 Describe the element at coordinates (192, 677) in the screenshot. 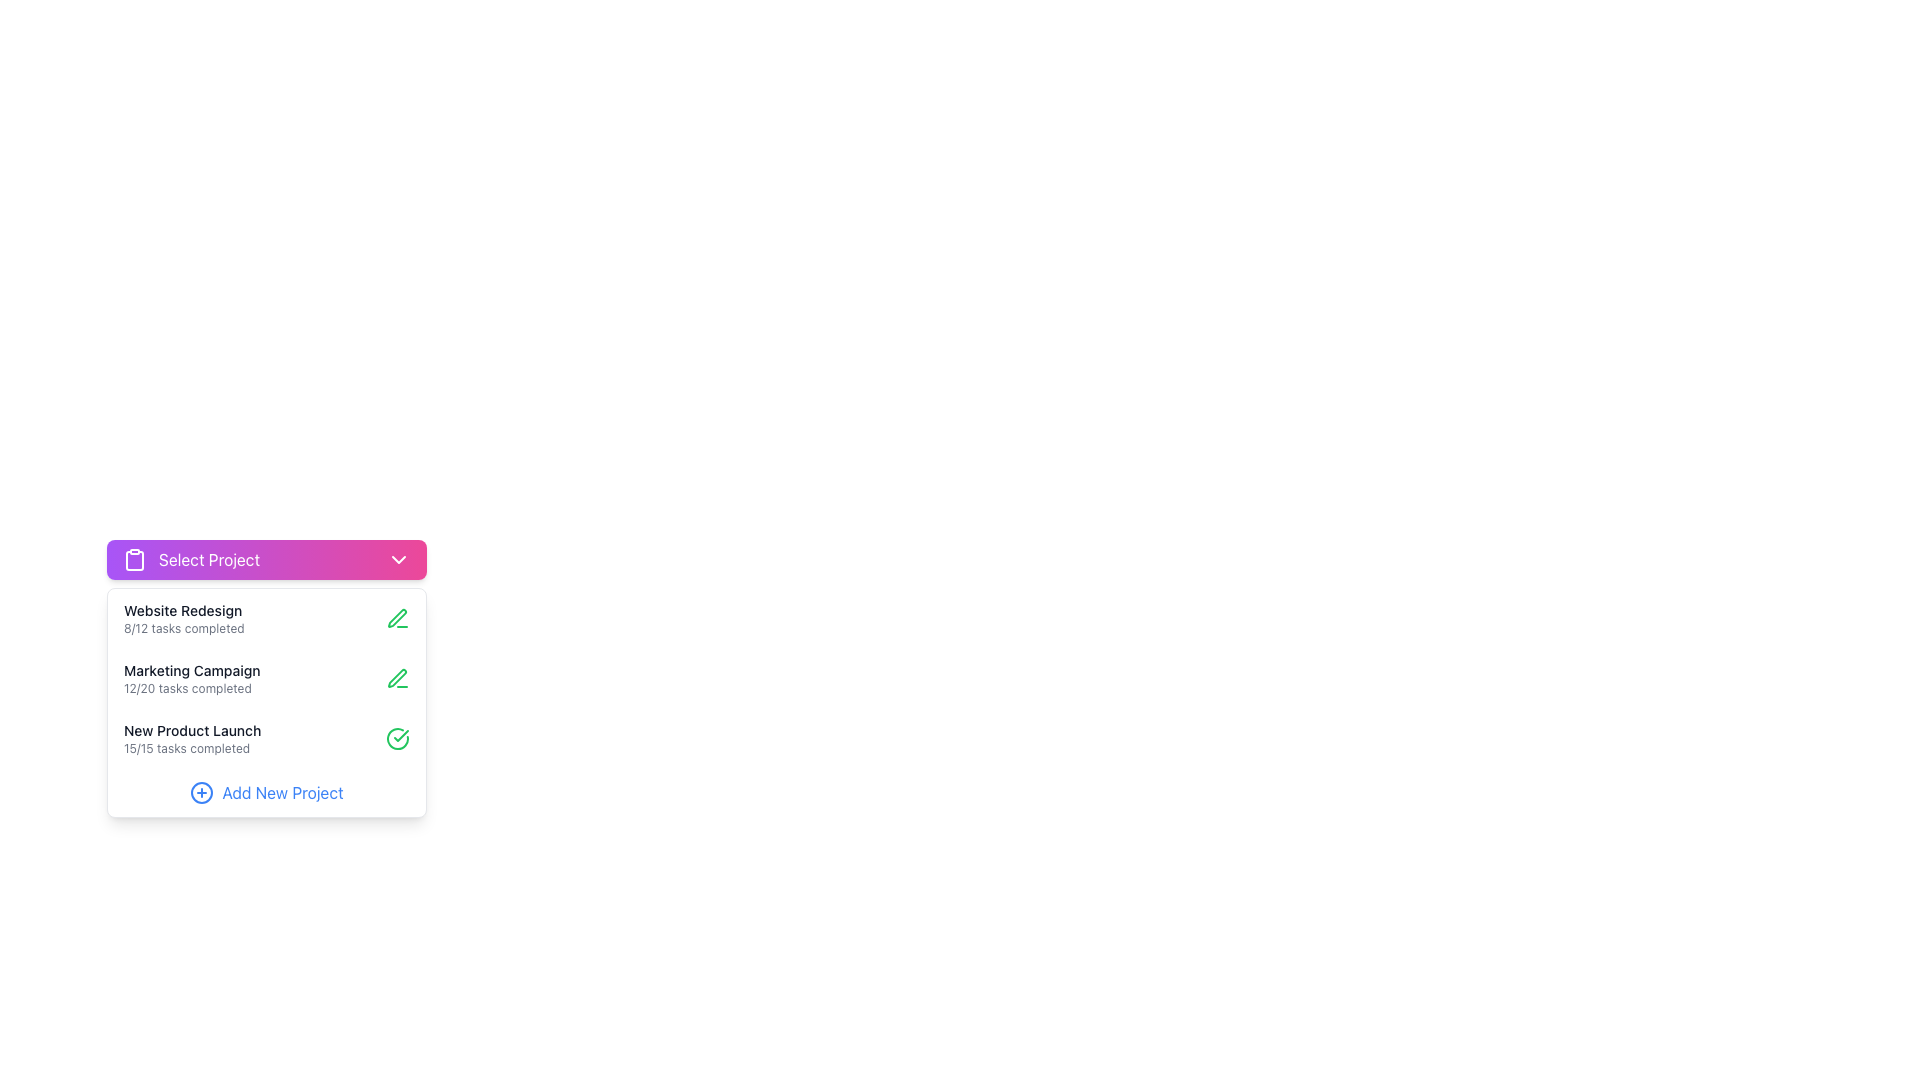

I see `displayed text from the summary display label for the 'Marketing Campaign' project, located below the 'Website Redesign' entry and above the 'New Product Launch' entry in the vertical list` at that location.